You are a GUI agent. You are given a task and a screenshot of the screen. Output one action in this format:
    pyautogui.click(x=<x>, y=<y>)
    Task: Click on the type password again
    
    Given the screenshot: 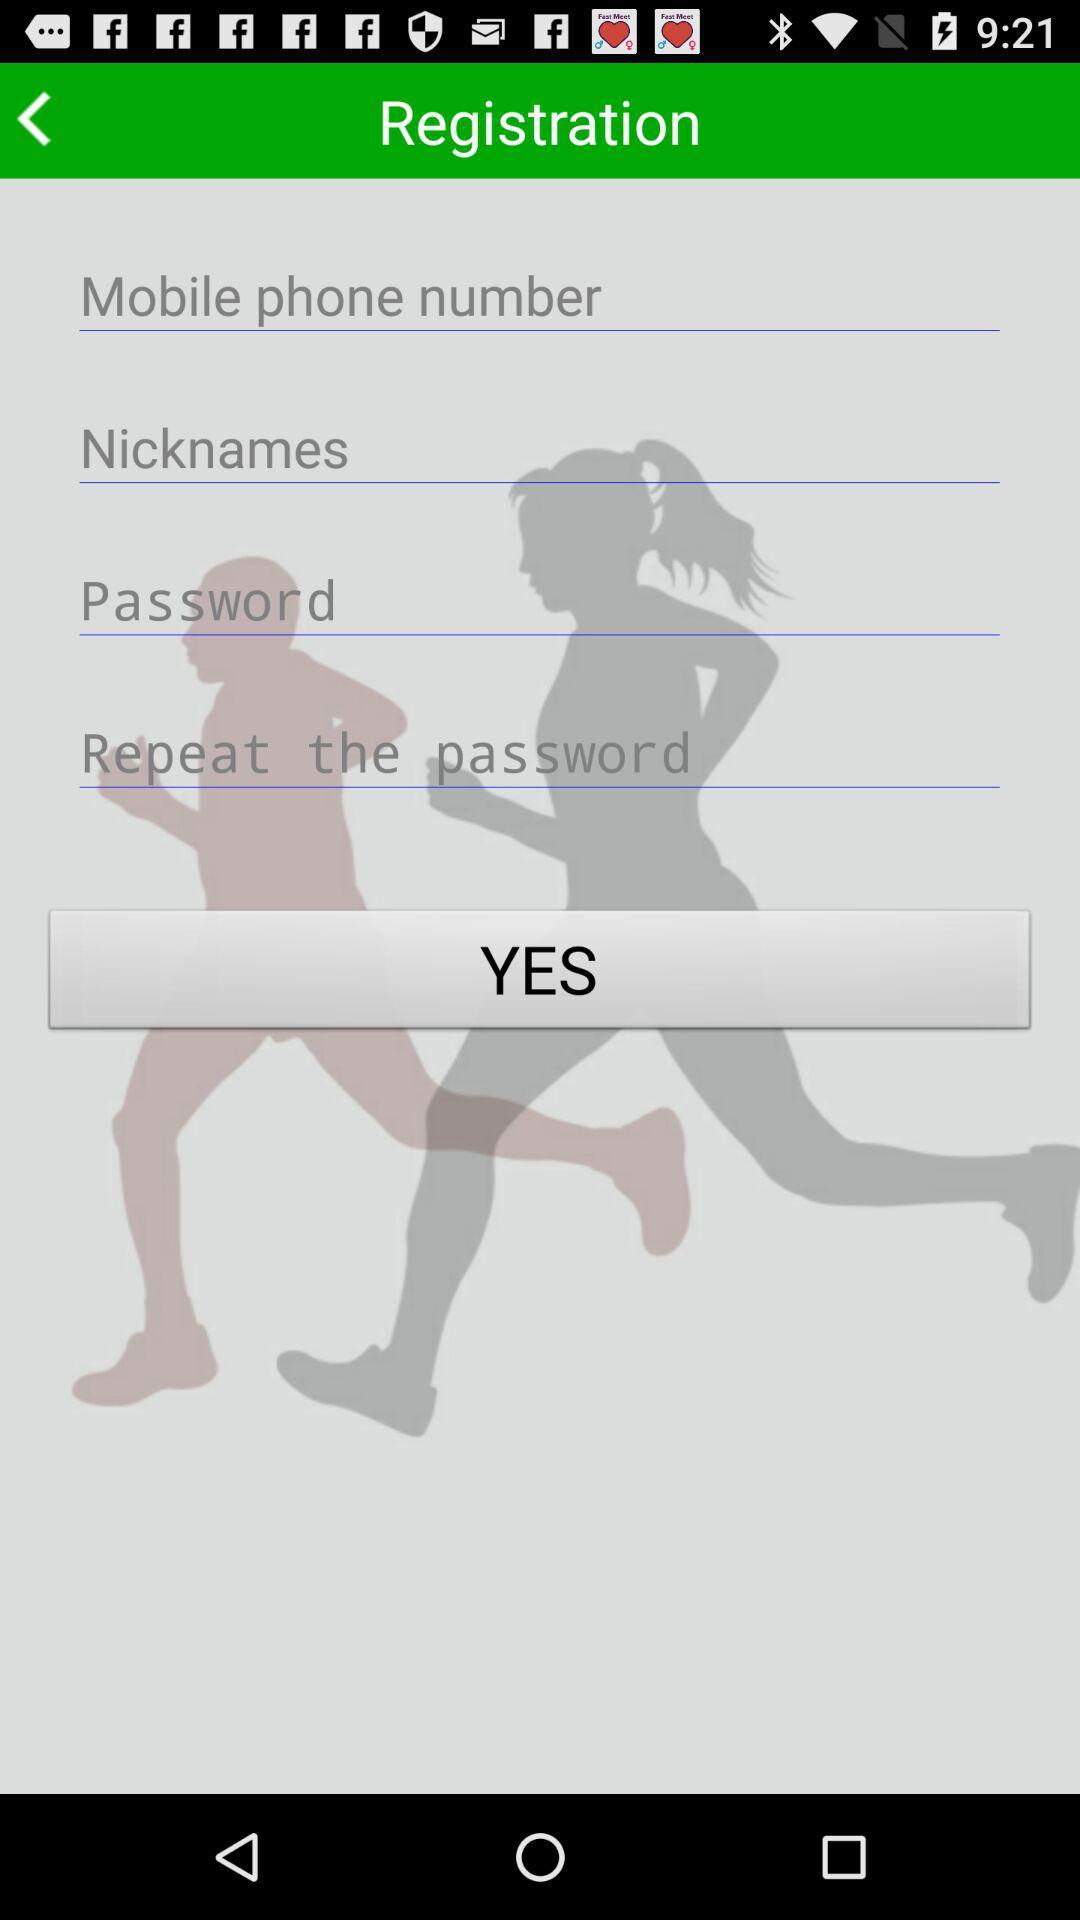 What is the action you would take?
    pyautogui.click(x=540, y=750)
    